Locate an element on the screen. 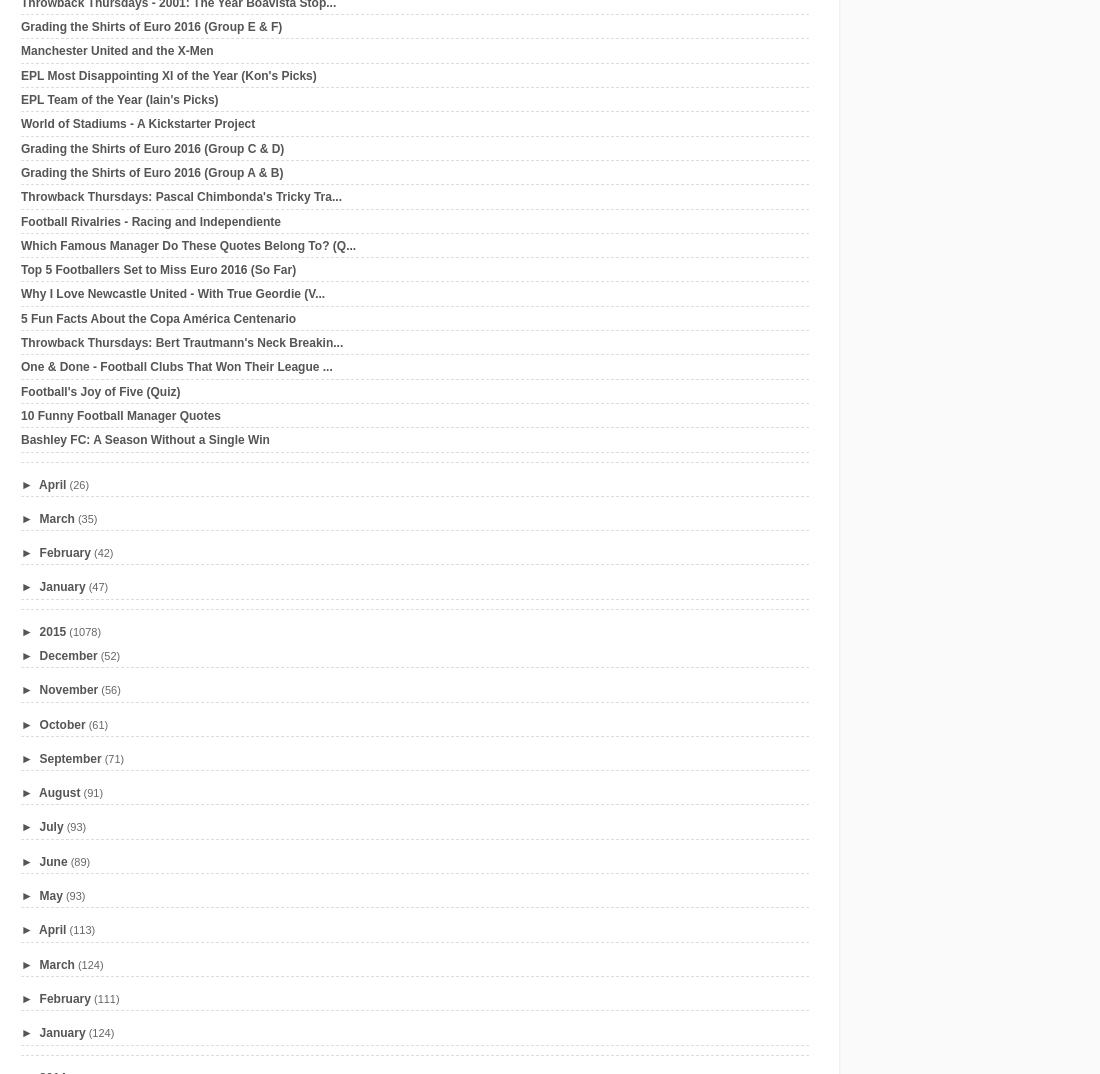  '(113)' is located at coordinates (81, 929).